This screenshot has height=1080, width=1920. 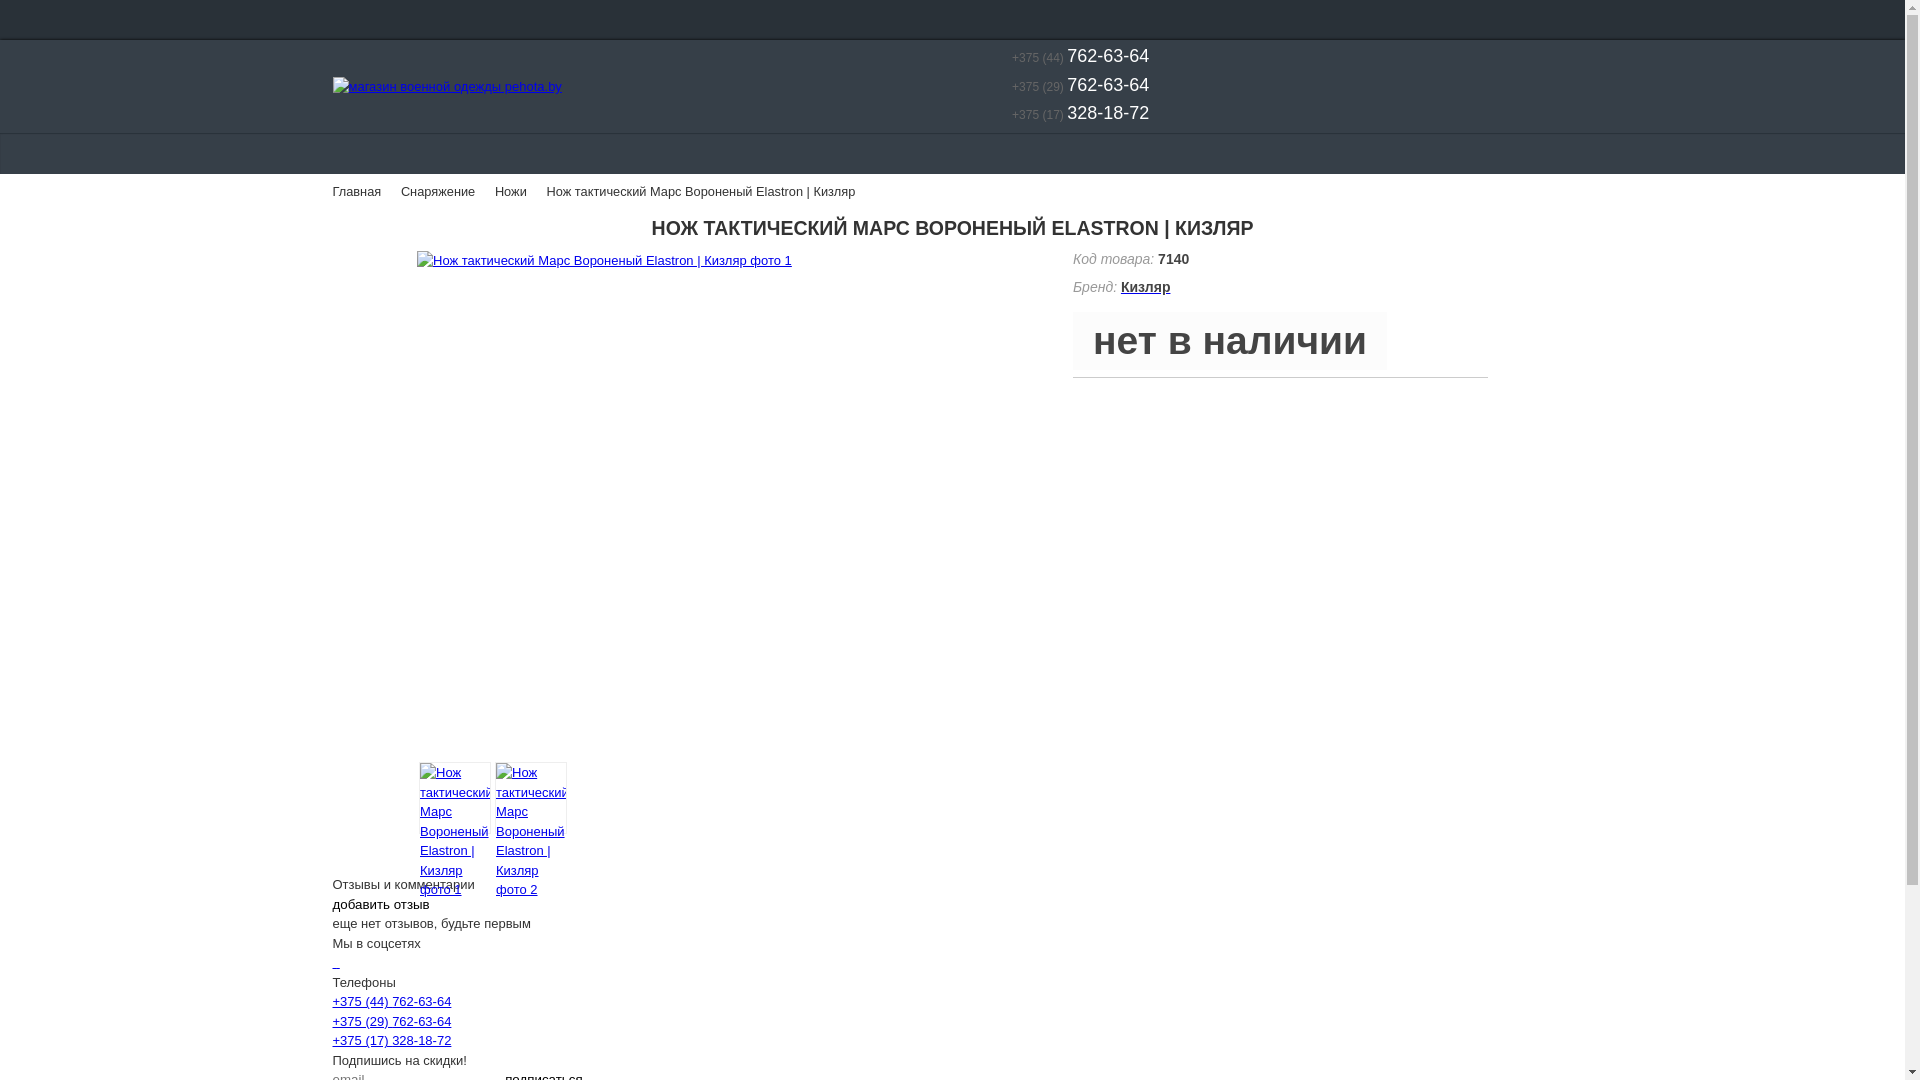 I want to click on '+375 (17) 328-18-72', so click(x=391, y=1039).